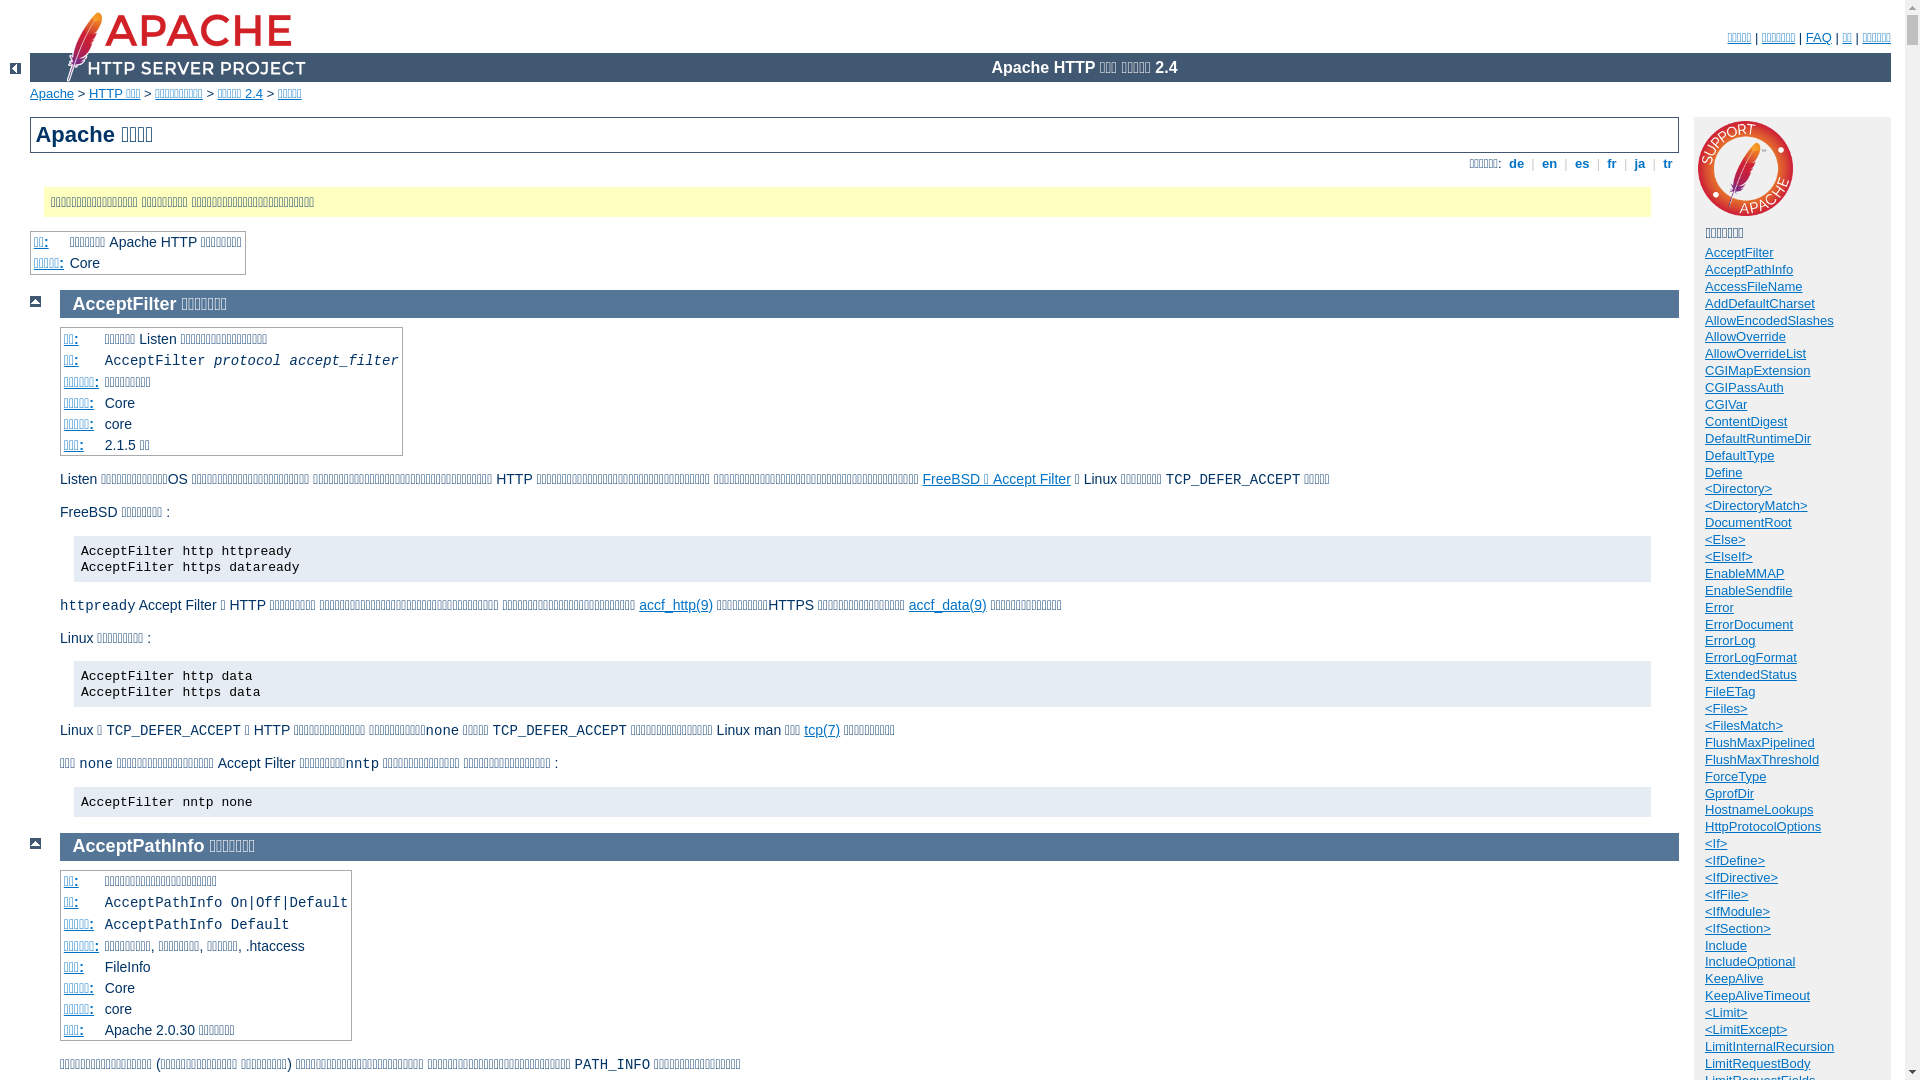 This screenshot has height=1080, width=1920. What do you see at coordinates (1660, 162) in the screenshot?
I see `' tr '` at bounding box center [1660, 162].